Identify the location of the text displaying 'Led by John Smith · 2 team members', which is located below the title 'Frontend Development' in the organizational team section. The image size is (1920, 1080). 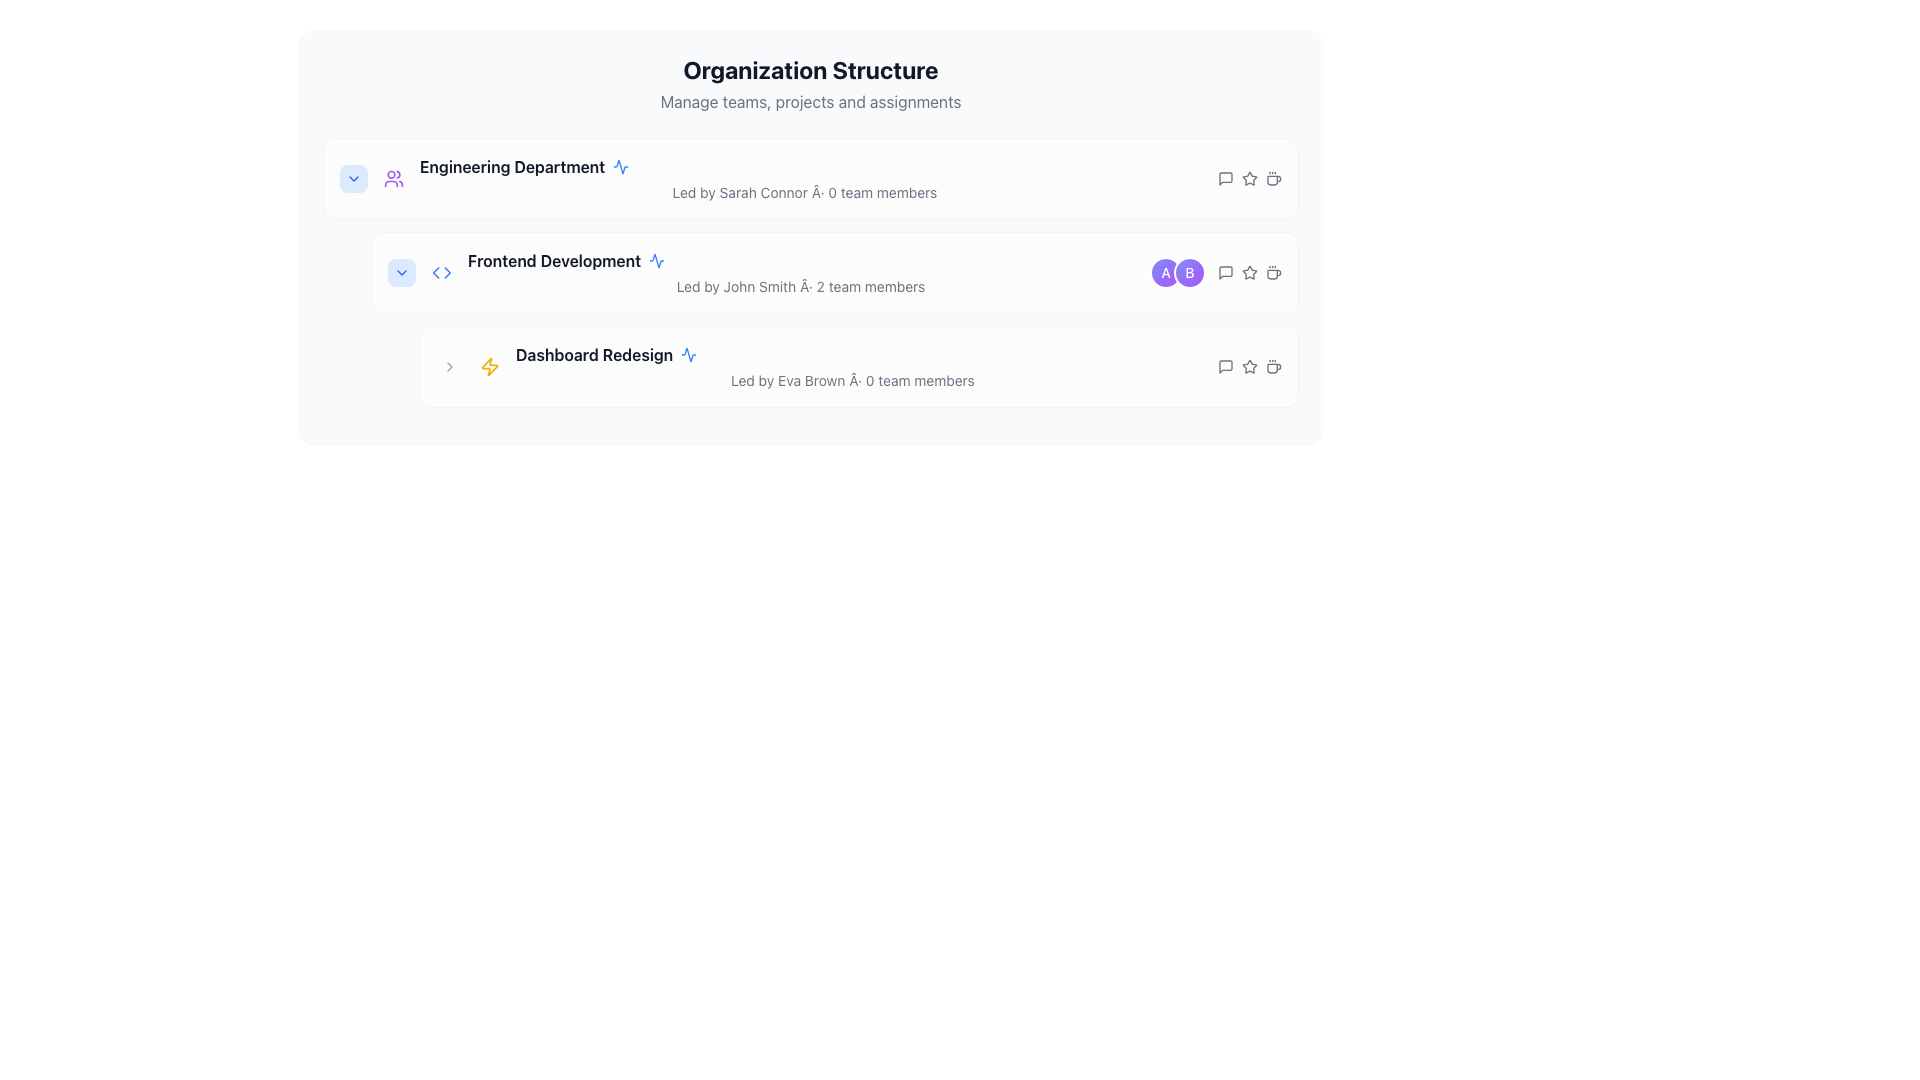
(801, 286).